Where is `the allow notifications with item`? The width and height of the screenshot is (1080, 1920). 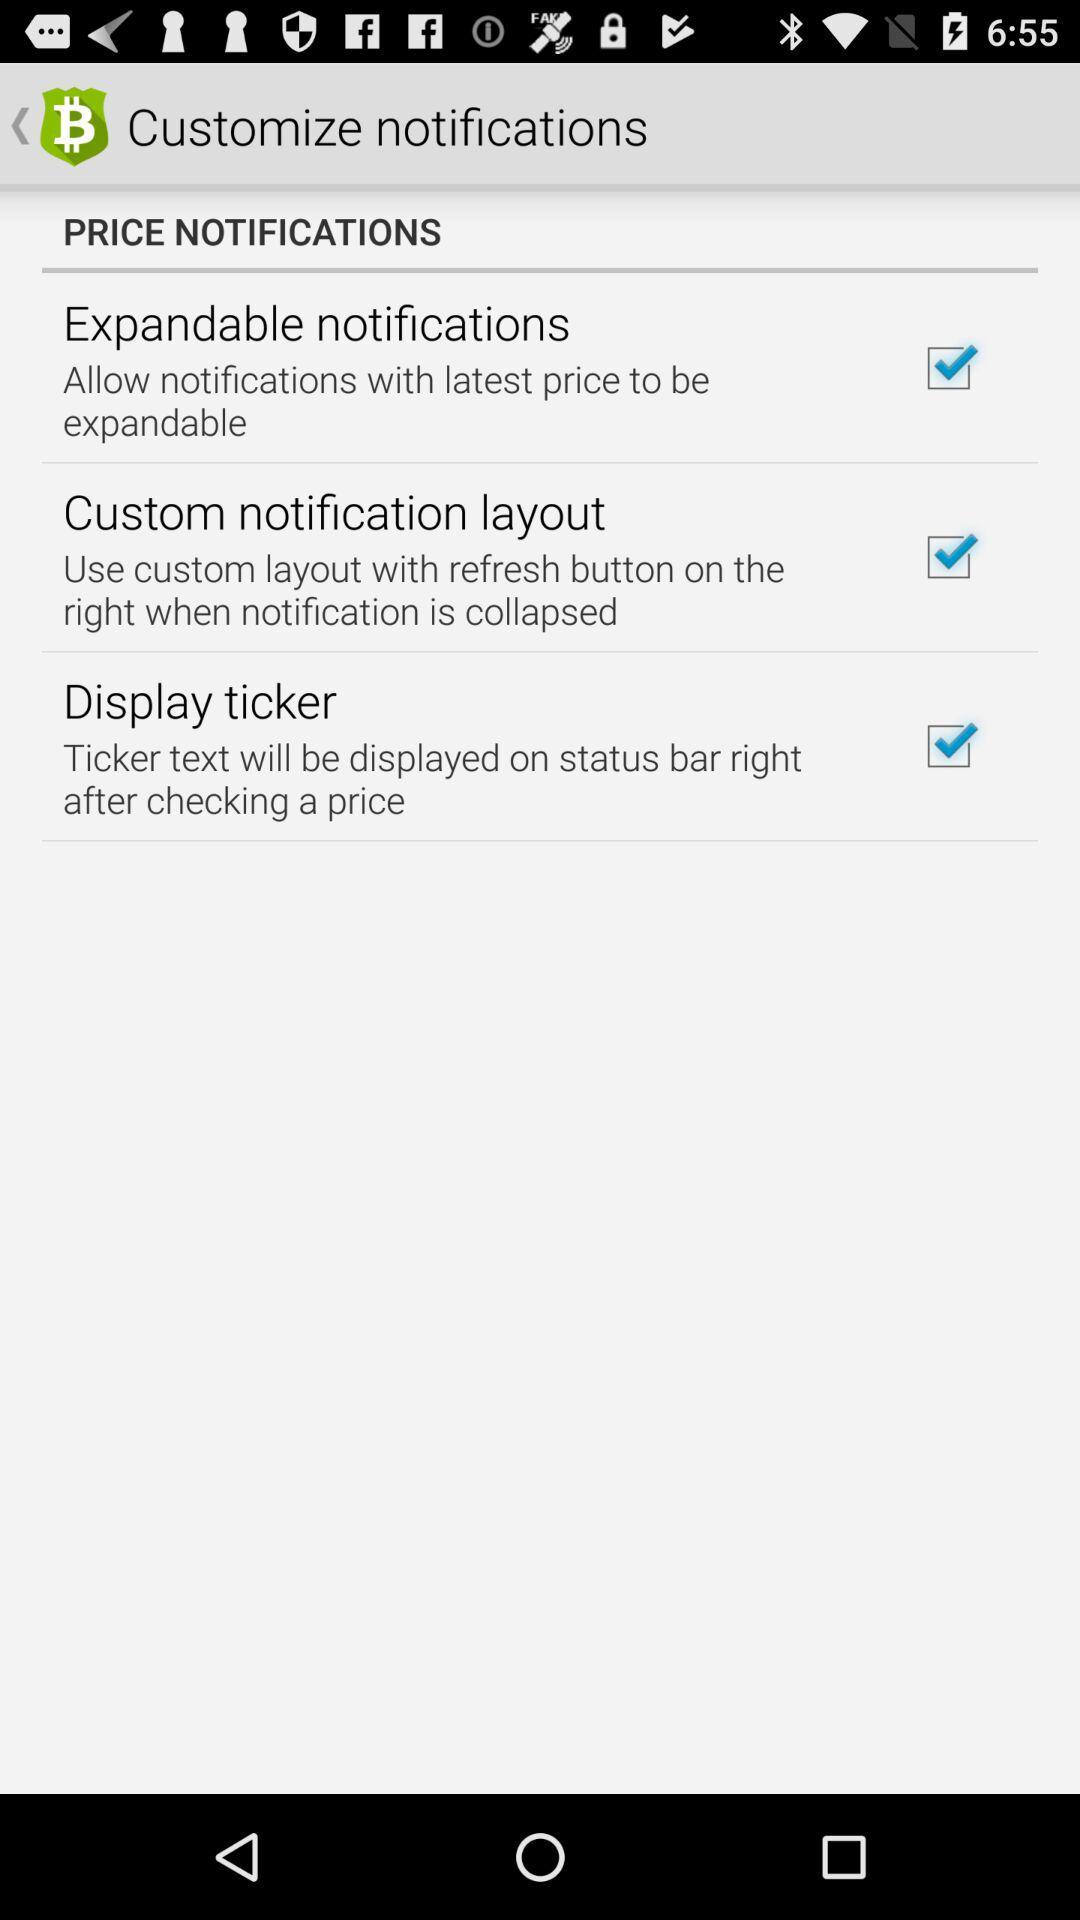 the allow notifications with item is located at coordinates (463, 400).